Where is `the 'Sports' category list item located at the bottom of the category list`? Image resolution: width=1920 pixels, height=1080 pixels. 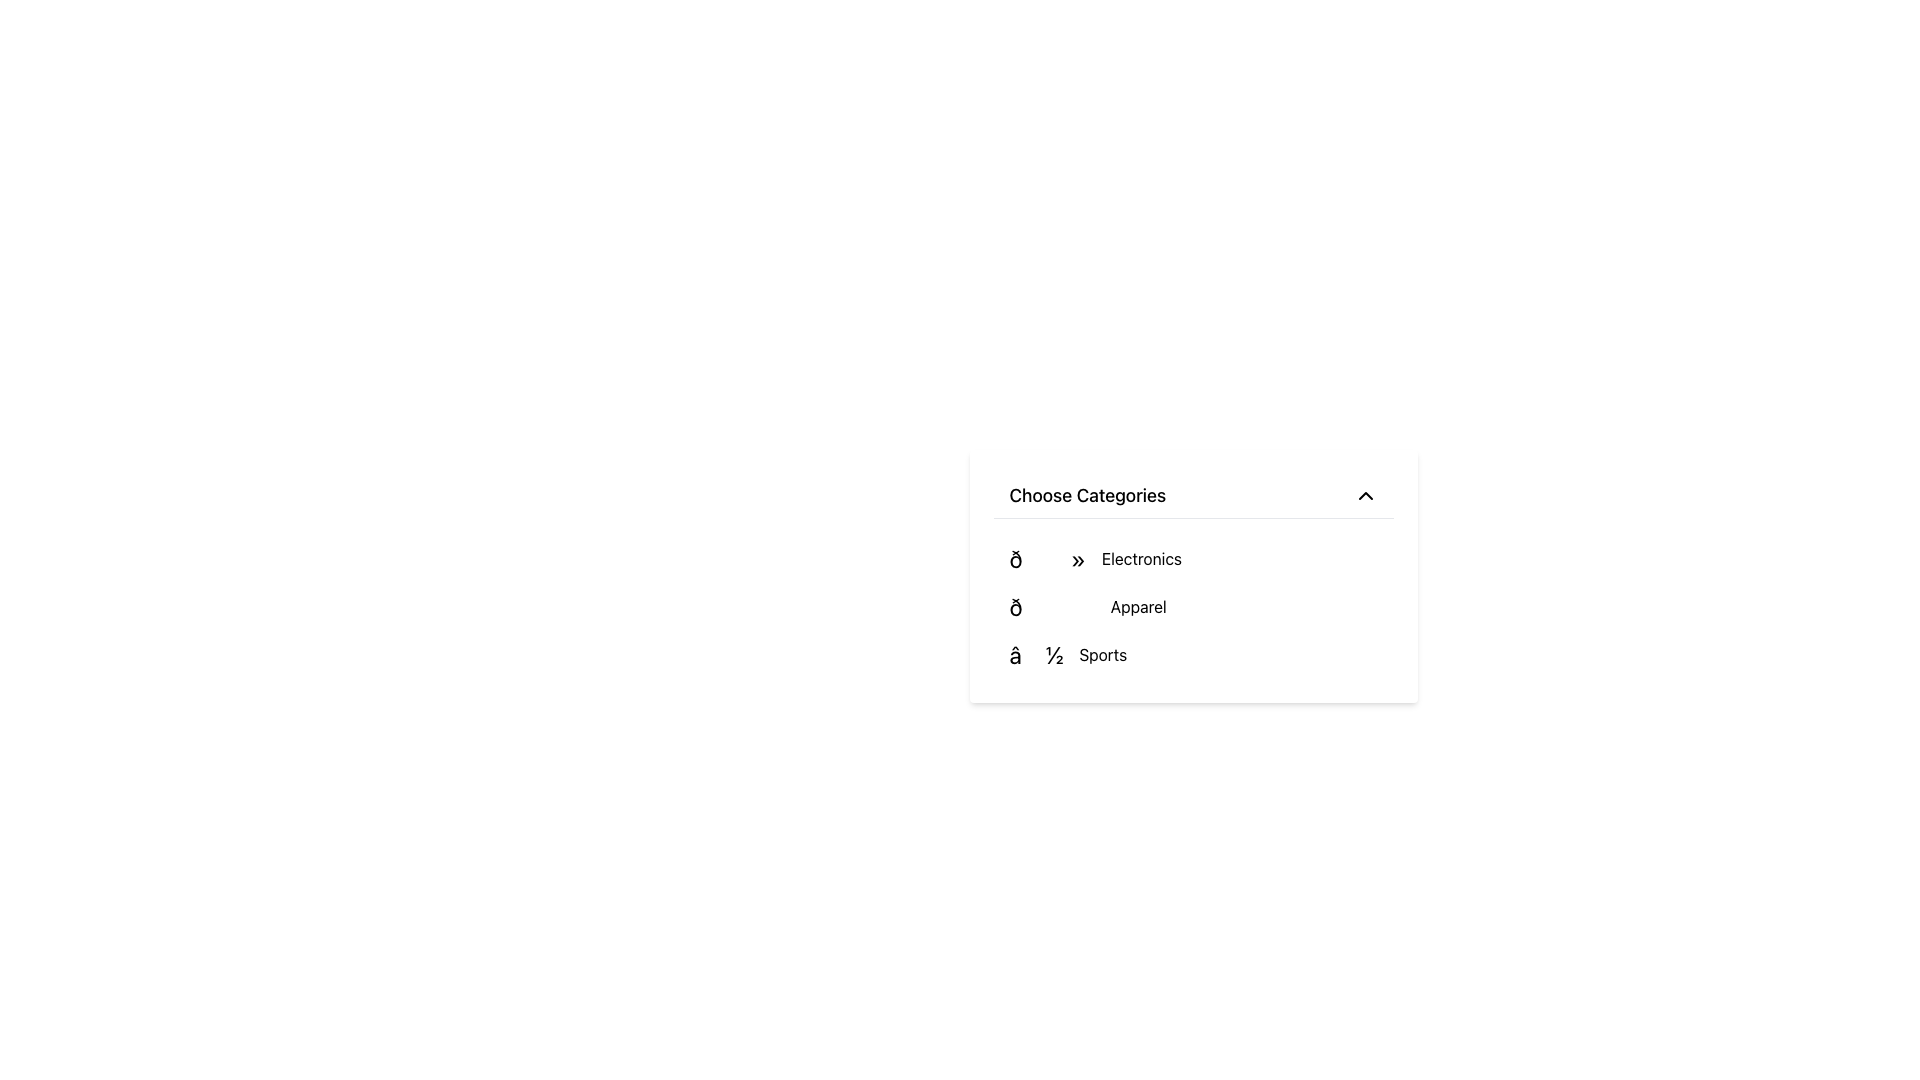
the 'Sports' category list item located at the bottom of the category list is located at coordinates (1193, 655).